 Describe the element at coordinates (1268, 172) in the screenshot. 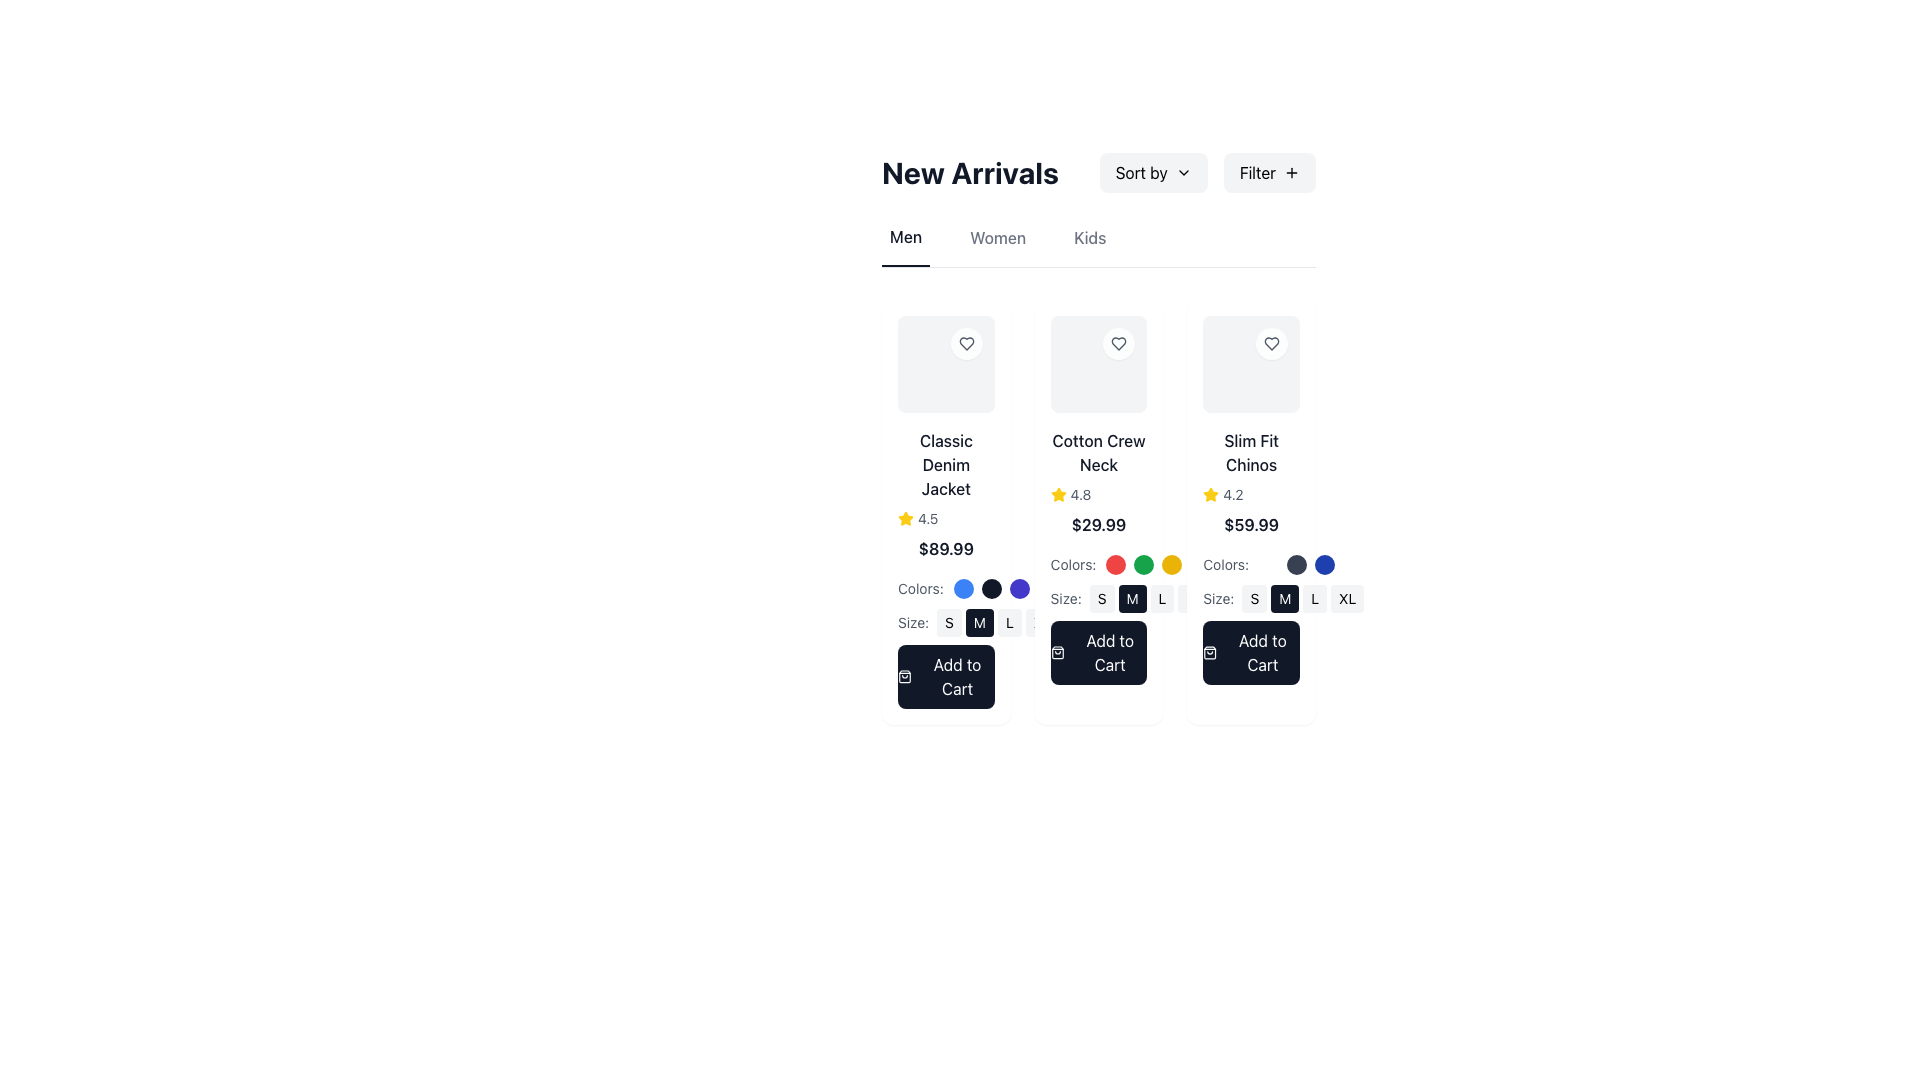

I see `the 'Filter' button, which has a rounded rectangular shape with a light gray background and displays the text 'Filter' alongside a plus icon` at that location.